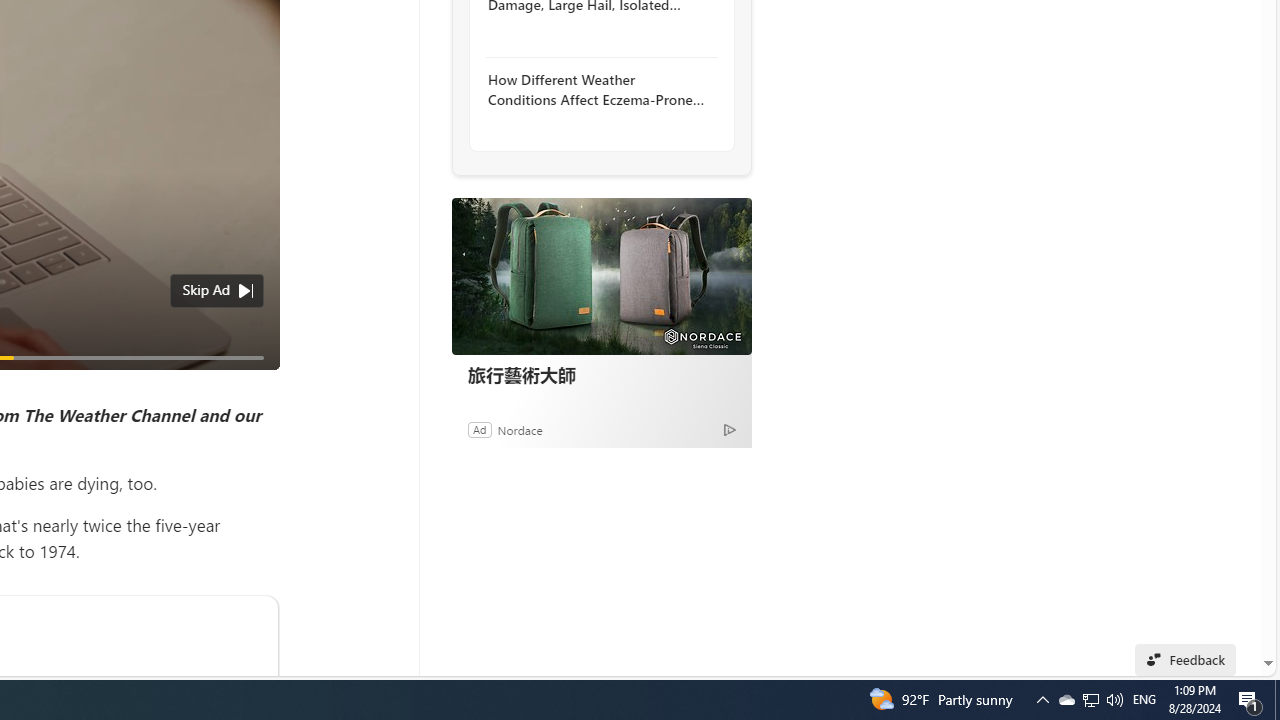  What do you see at coordinates (1185, 659) in the screenshot?
I see `'Feedback'` at bounding box center [1185, 659].